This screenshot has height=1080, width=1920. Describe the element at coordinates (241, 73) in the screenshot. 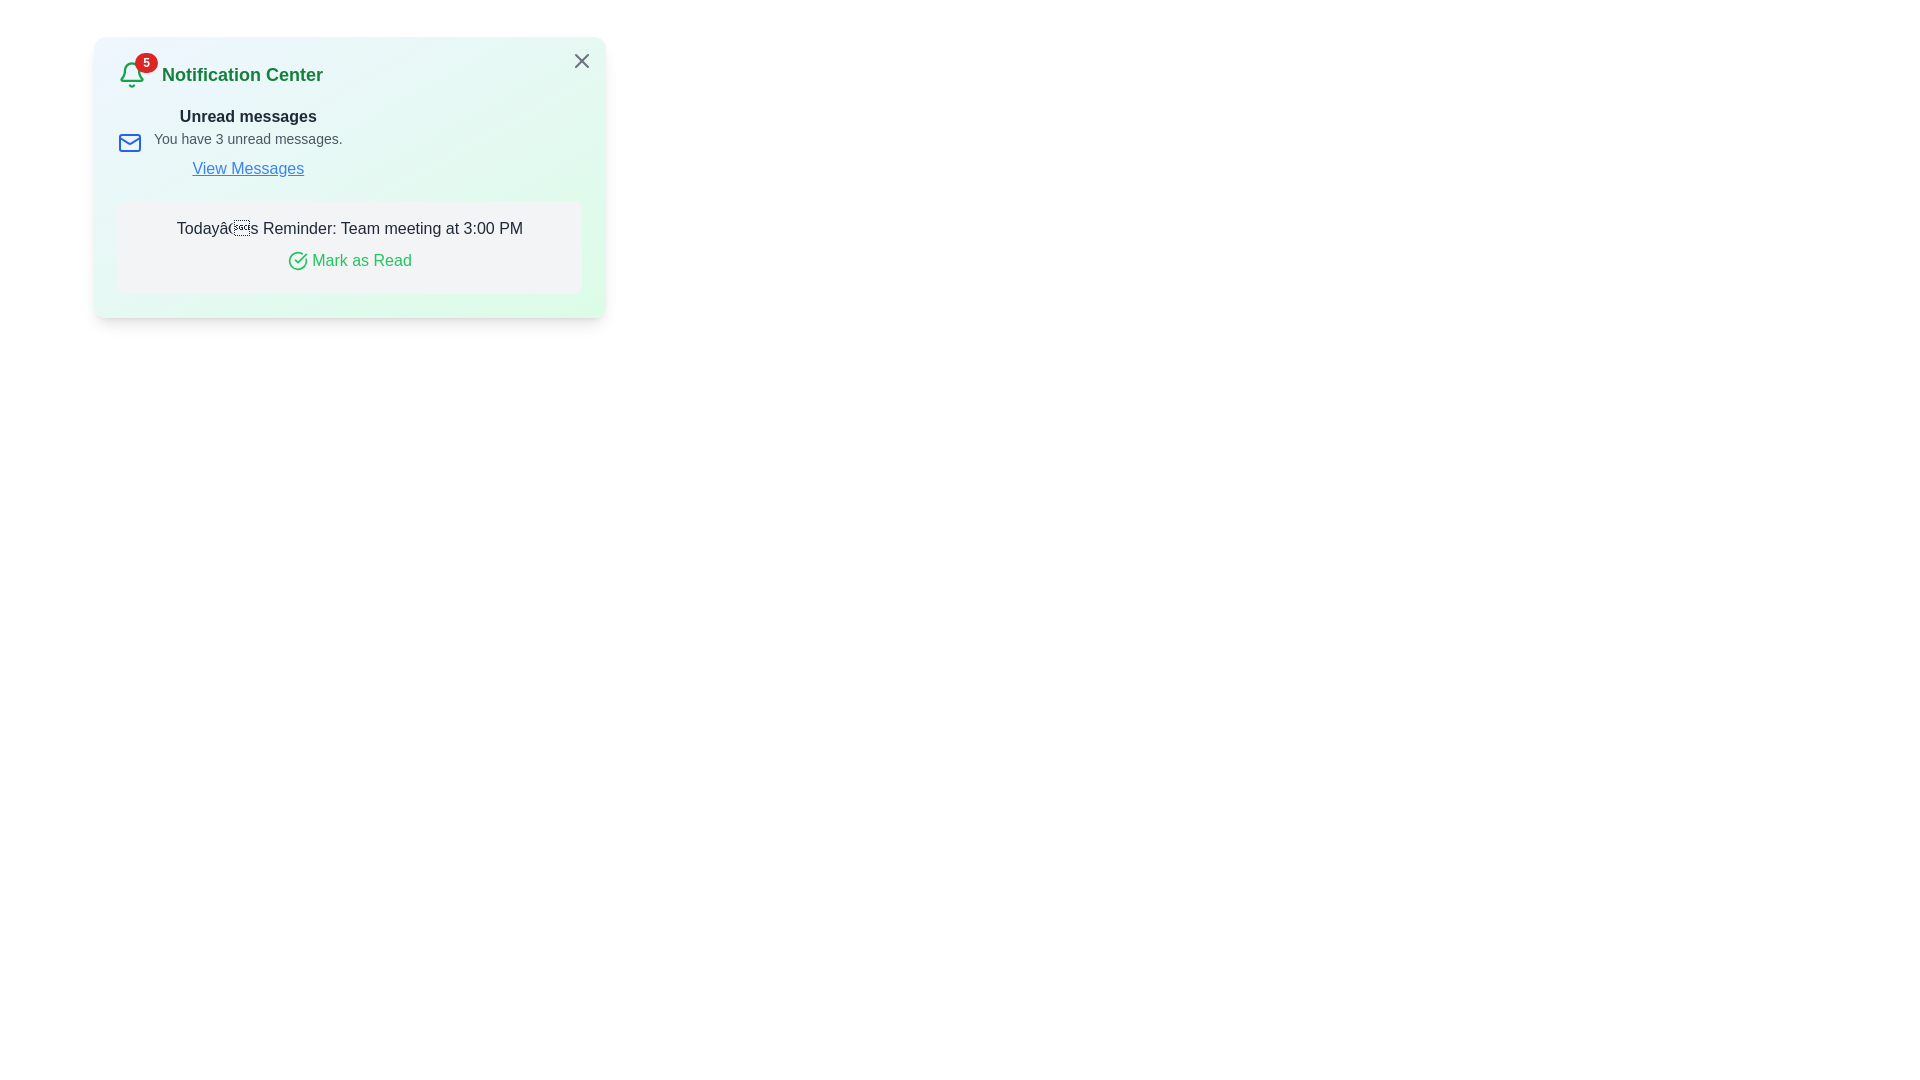

I see `the static text element that serves as the title of the notification panel, located to the right of the bell icon with a red notification badge` at that location.